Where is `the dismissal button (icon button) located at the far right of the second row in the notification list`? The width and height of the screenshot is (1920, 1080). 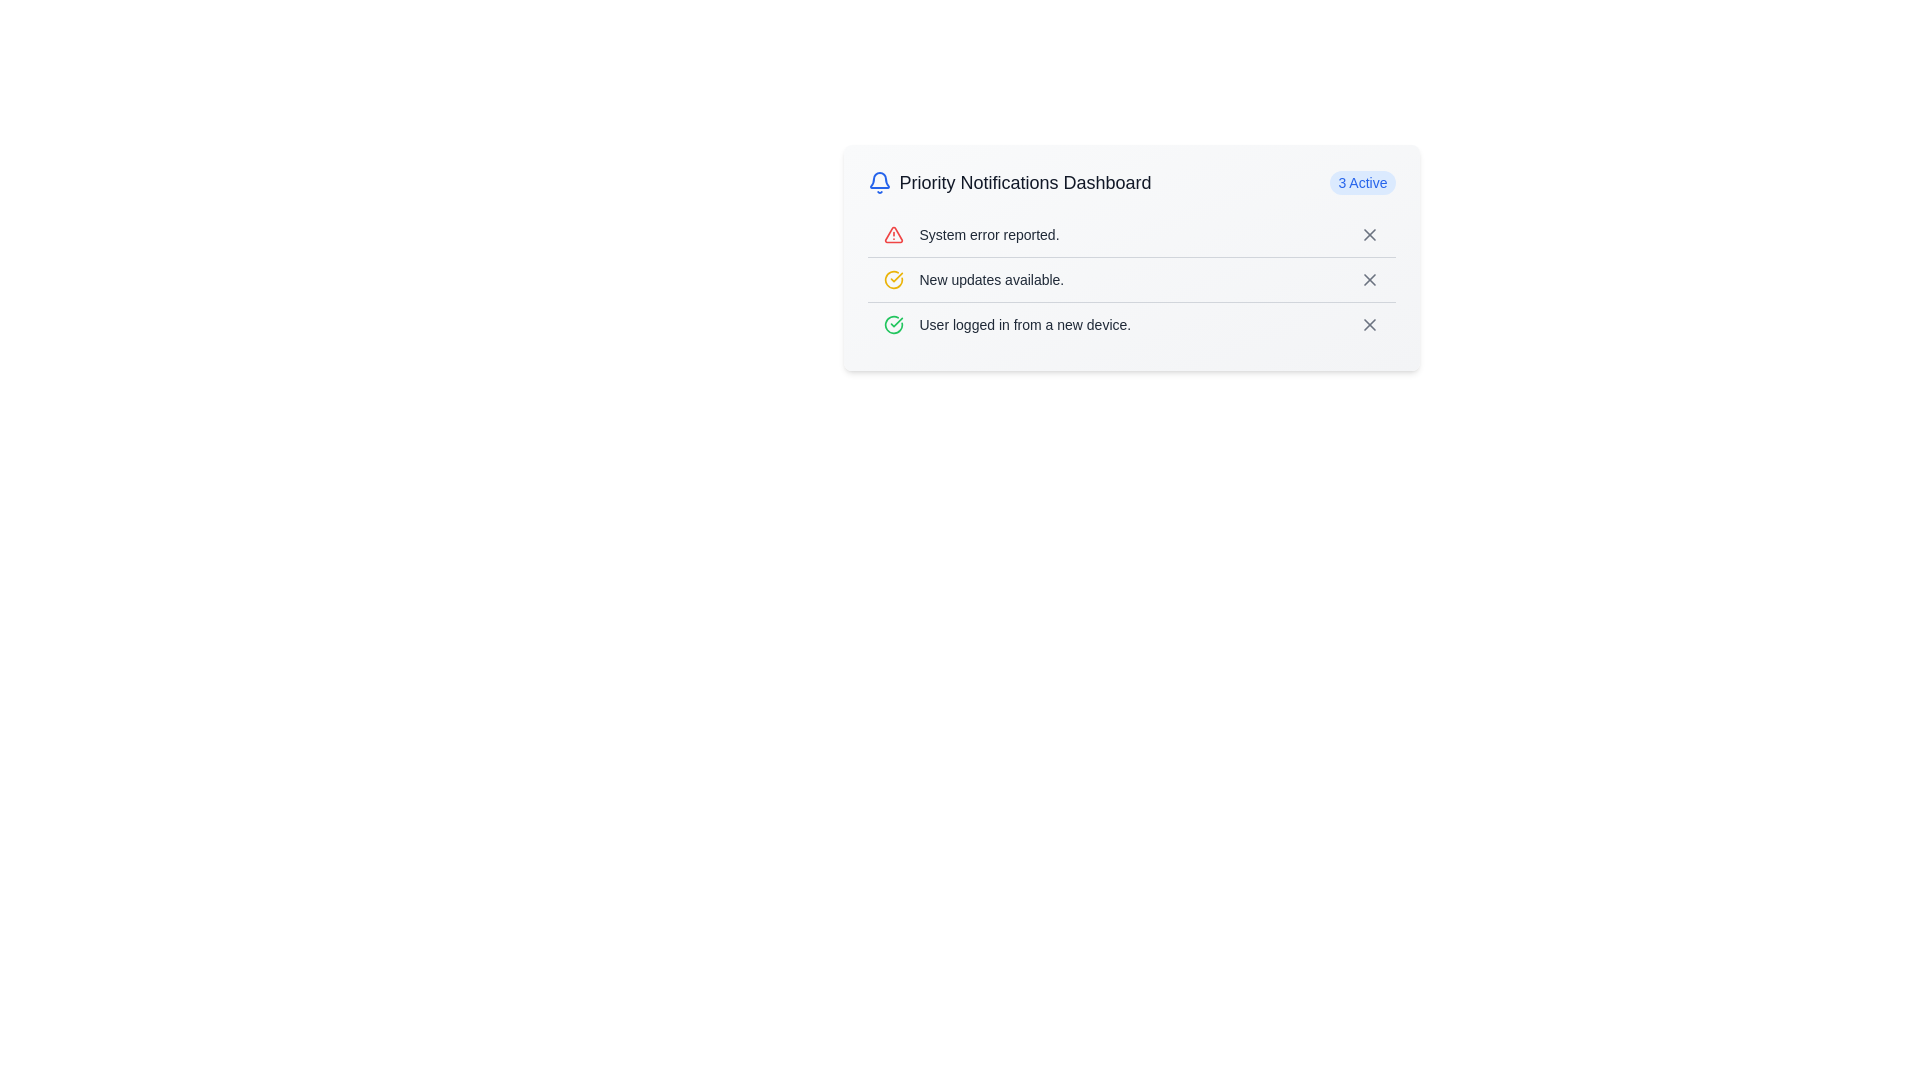 the dismissal button (icon button) located at the far right of the second row in the notification list is located at coordinates (1368, 280).